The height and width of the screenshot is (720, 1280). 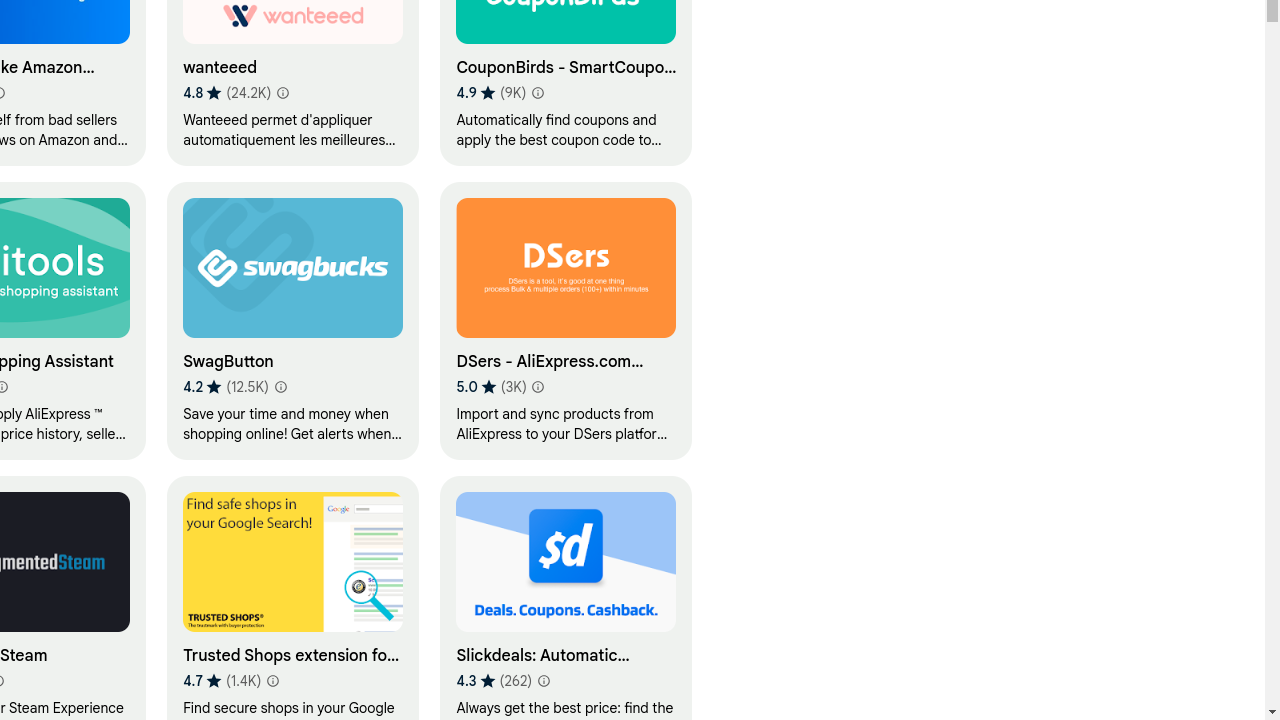 What do you see at coordinates (279, 387) in the screenshot?
I see `'Learn more about results and reviews "SwagButton"'` at bounding box center [279, 387].